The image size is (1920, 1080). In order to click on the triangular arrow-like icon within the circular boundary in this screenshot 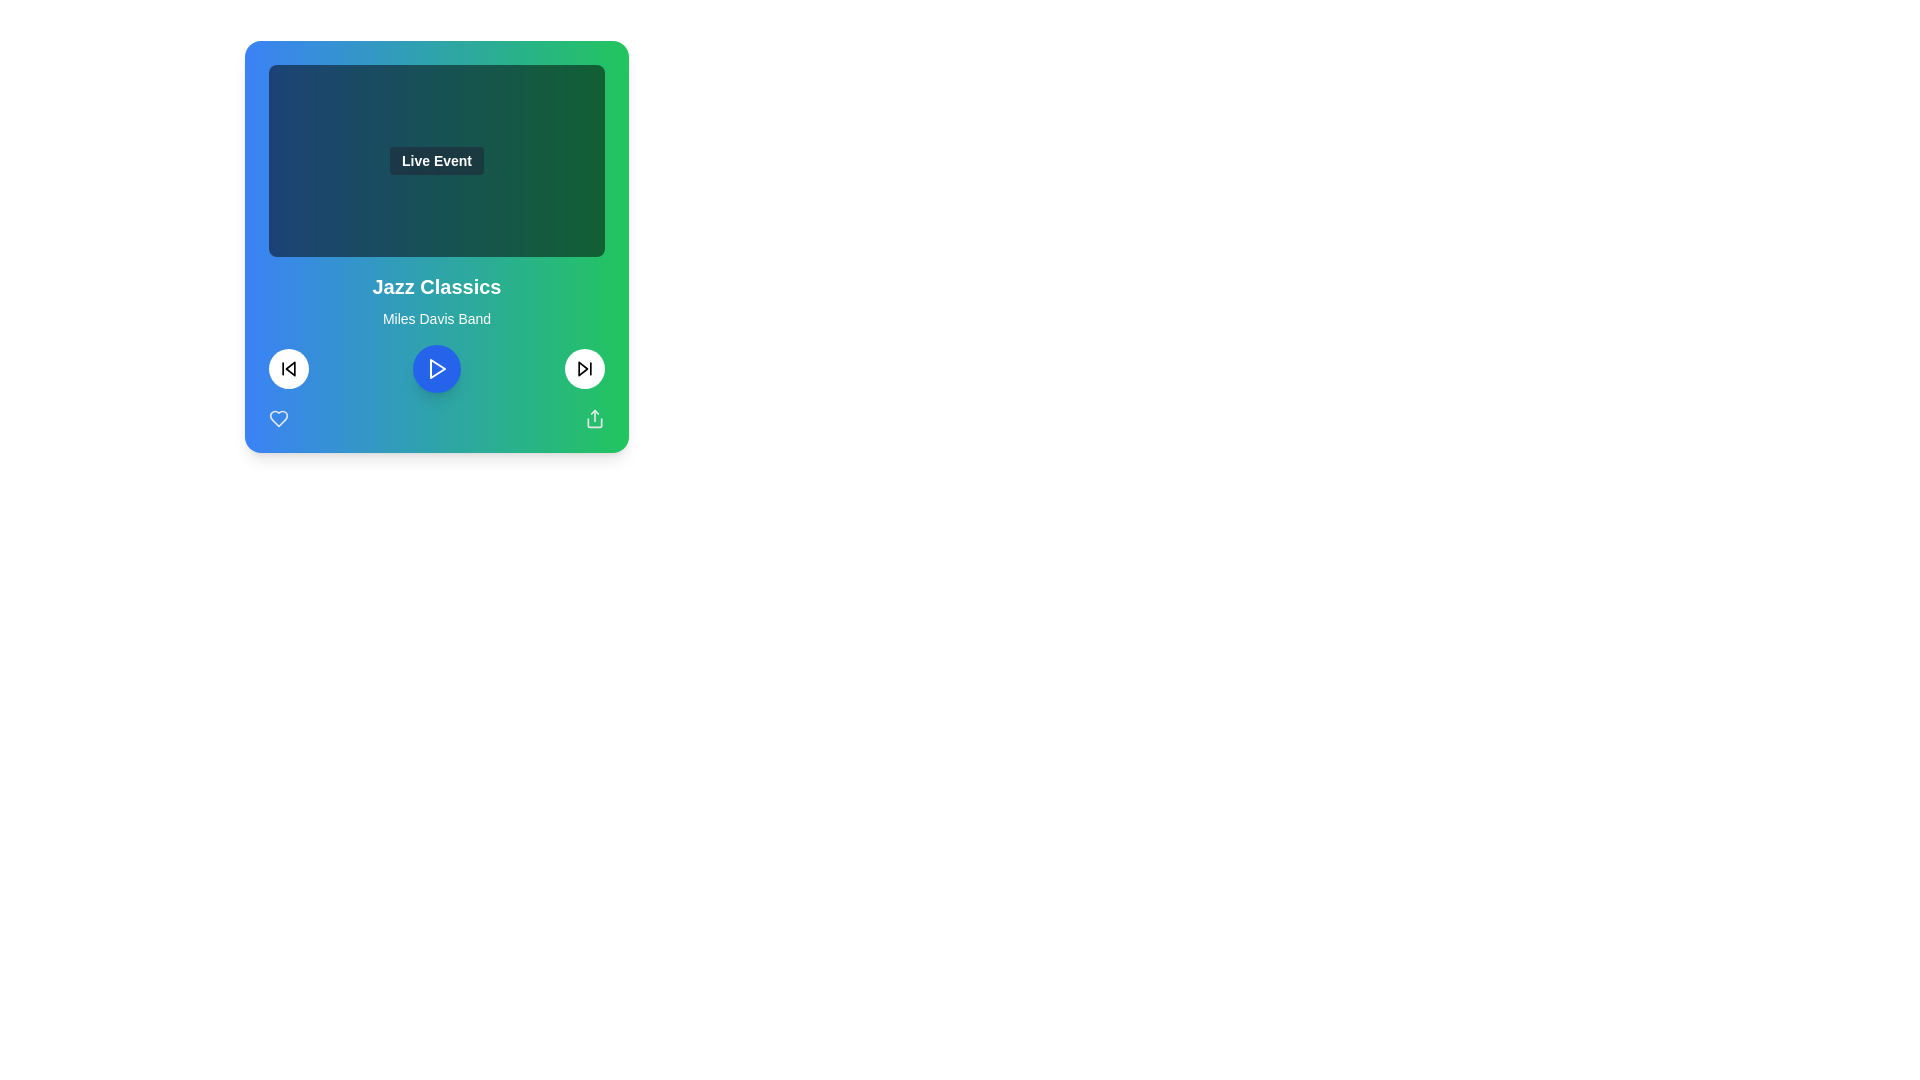, I will do `click(289, 369)`.